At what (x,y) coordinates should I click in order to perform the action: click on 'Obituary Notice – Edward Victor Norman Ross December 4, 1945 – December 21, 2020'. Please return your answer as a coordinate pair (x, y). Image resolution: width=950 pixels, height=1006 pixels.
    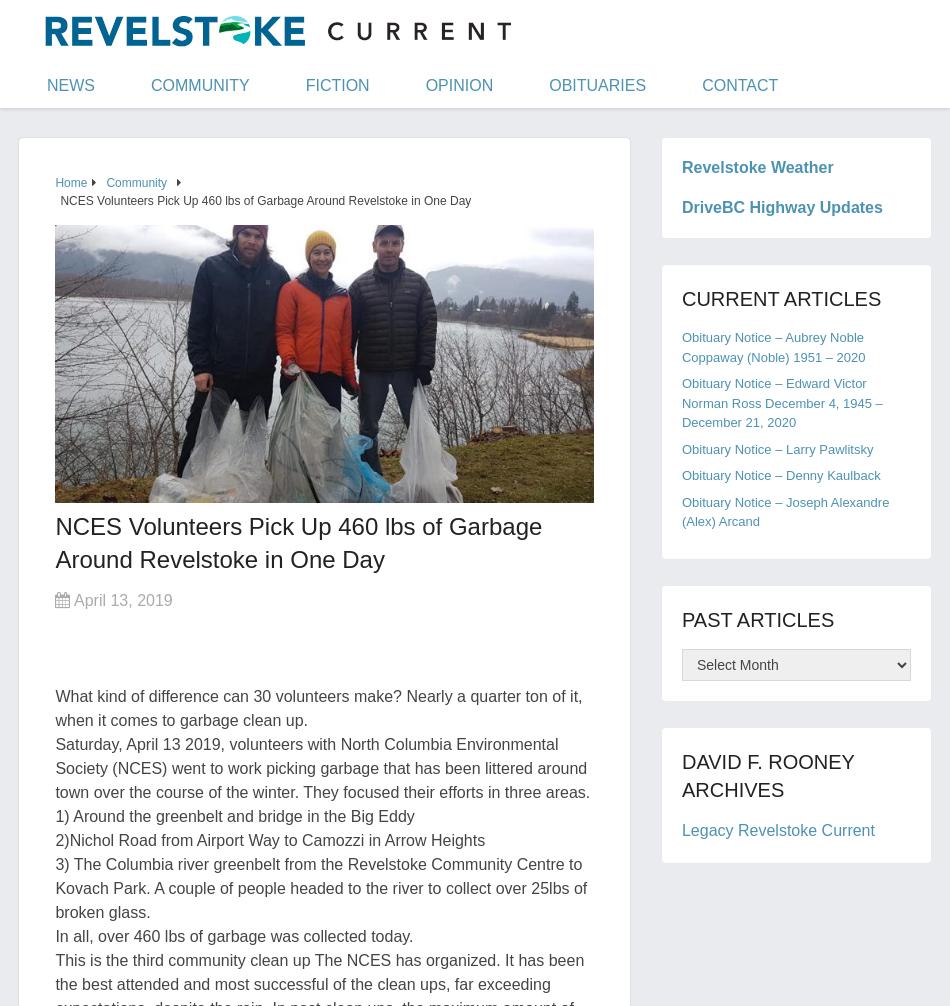
    Looking at the image, I should click on (780, 402).